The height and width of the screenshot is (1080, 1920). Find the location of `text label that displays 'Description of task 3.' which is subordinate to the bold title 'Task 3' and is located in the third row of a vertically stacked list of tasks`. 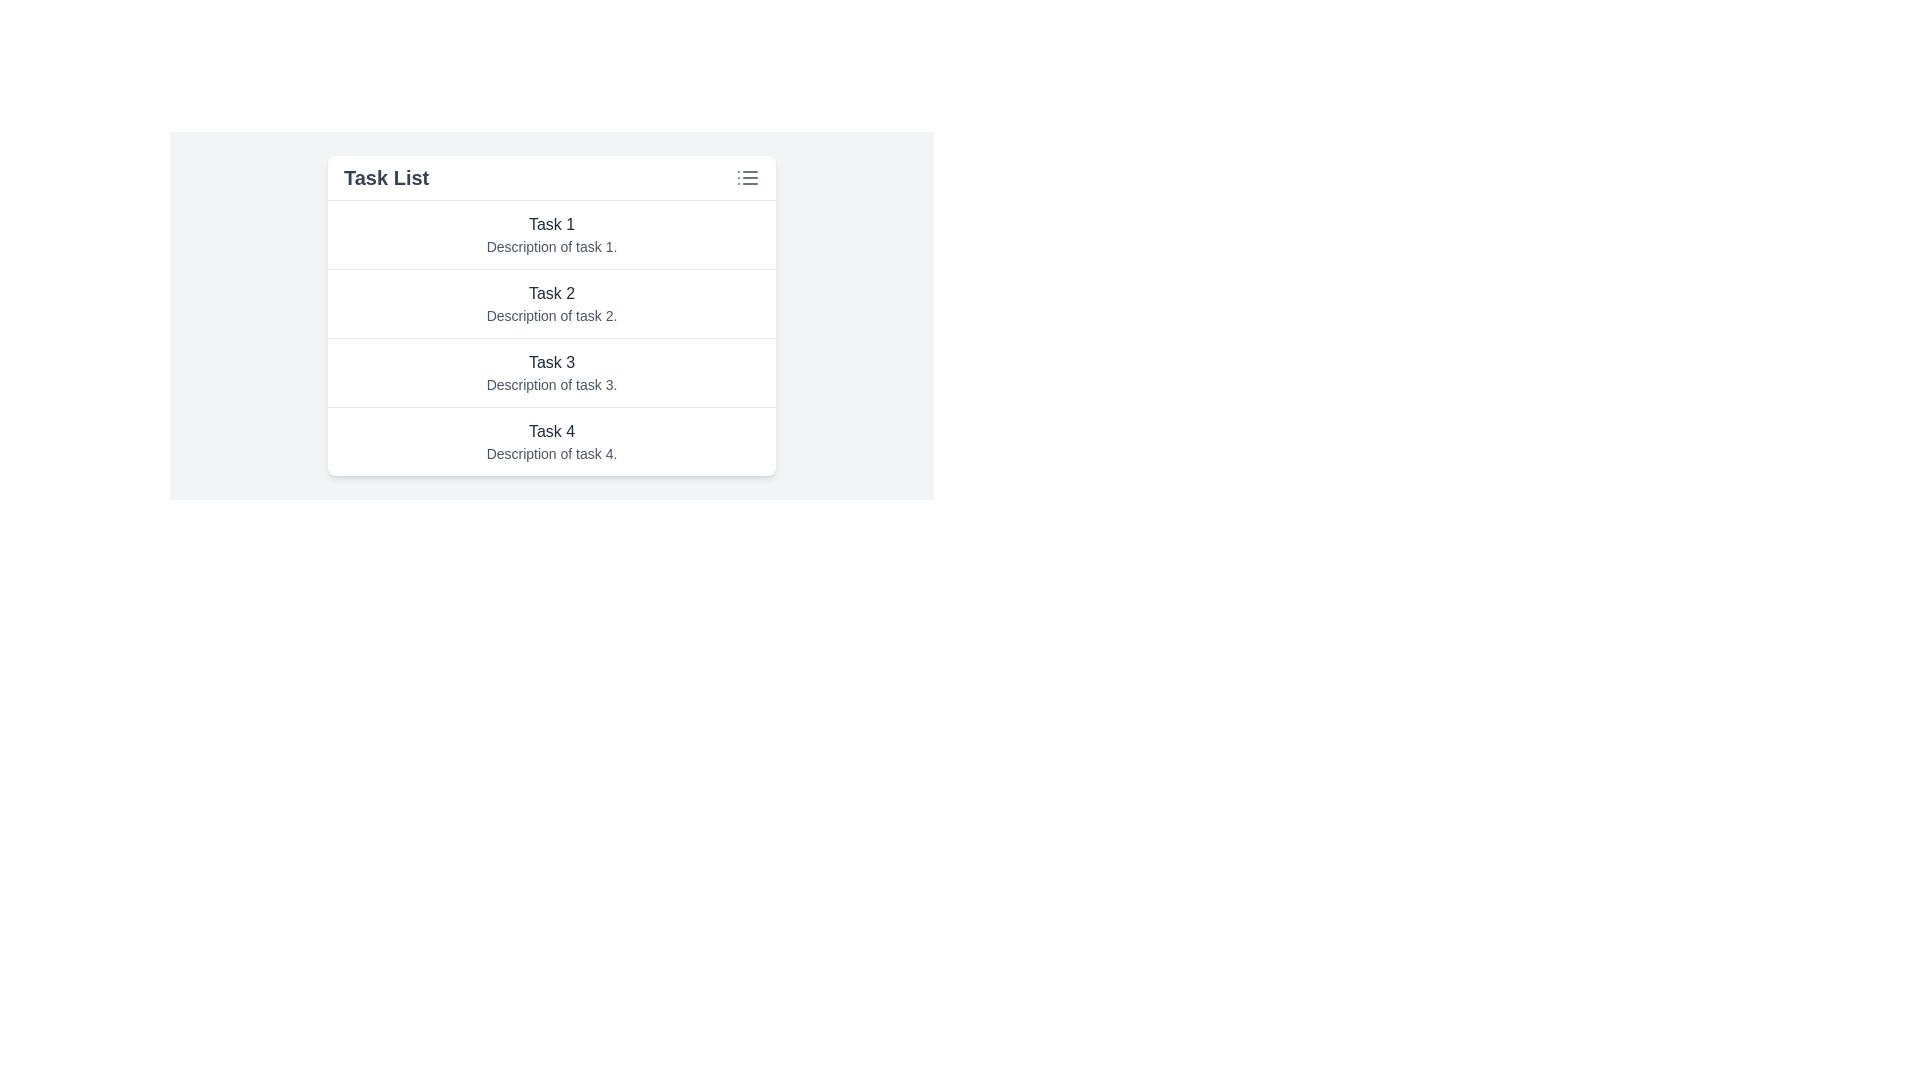

text label that displays 'Description of task 3.' which is subordinate to the bold title 'Task 3' and is located in the third row of a vertically stacked list of tasks is located at coordinates (552, 385).